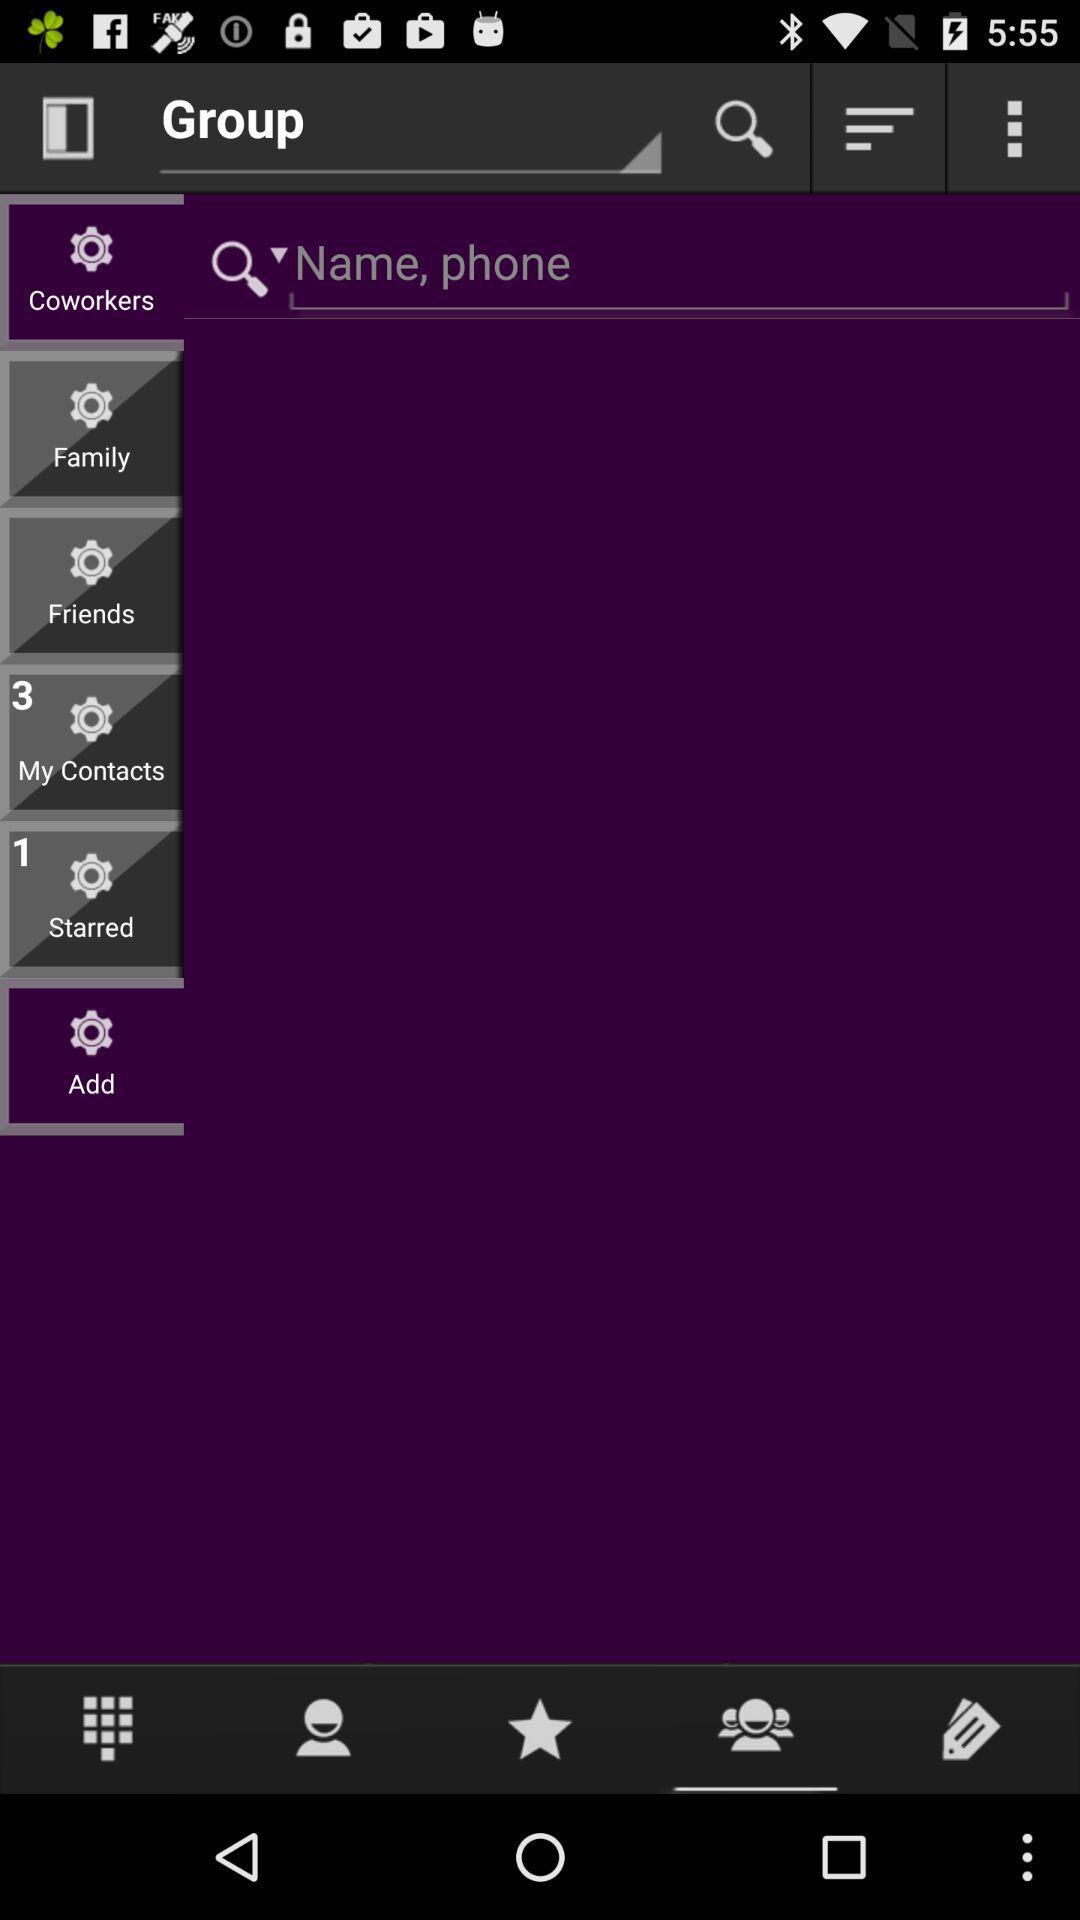  What do you see at coordinates (91, 471) in the screenshot?
I see `the family icon` at bounding box center [91, 471].